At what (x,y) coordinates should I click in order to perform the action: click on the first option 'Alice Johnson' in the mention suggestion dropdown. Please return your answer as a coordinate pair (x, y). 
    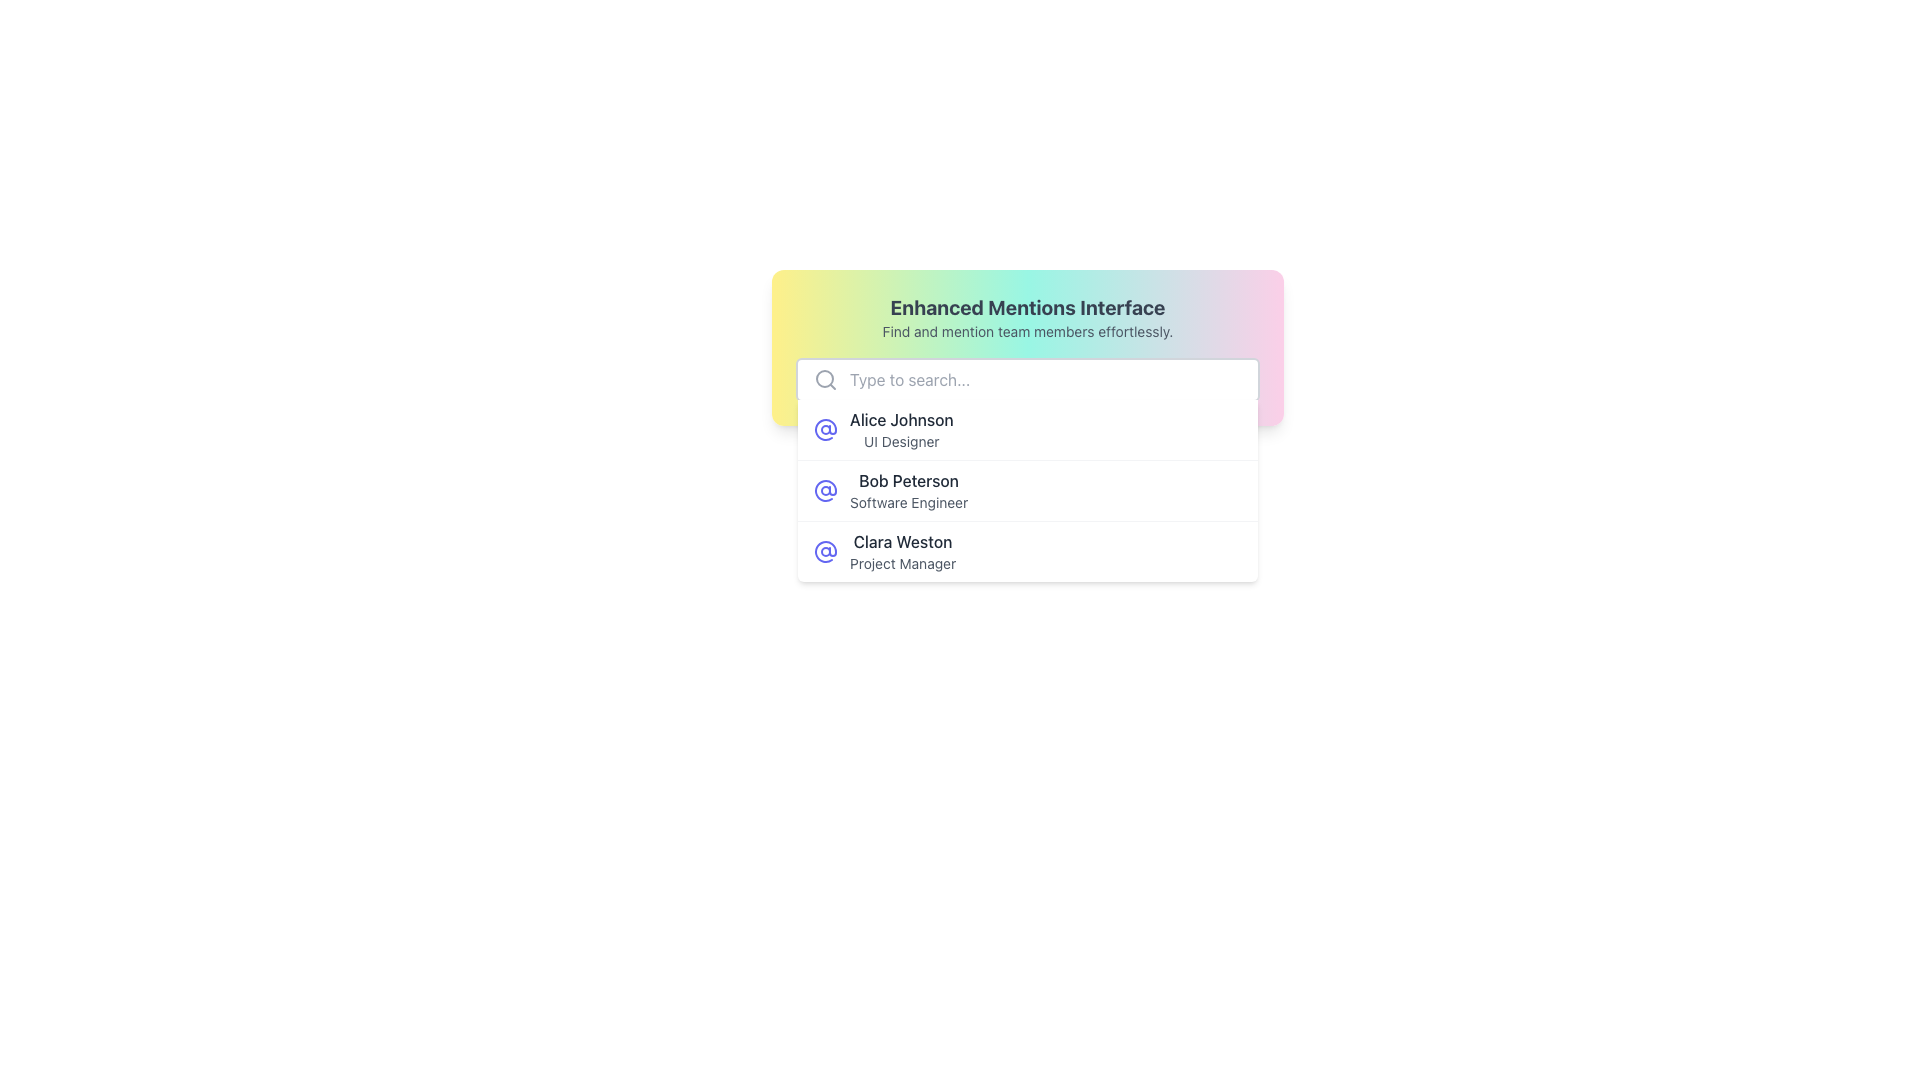
    Looking at the image, I should click on (1027, 428).